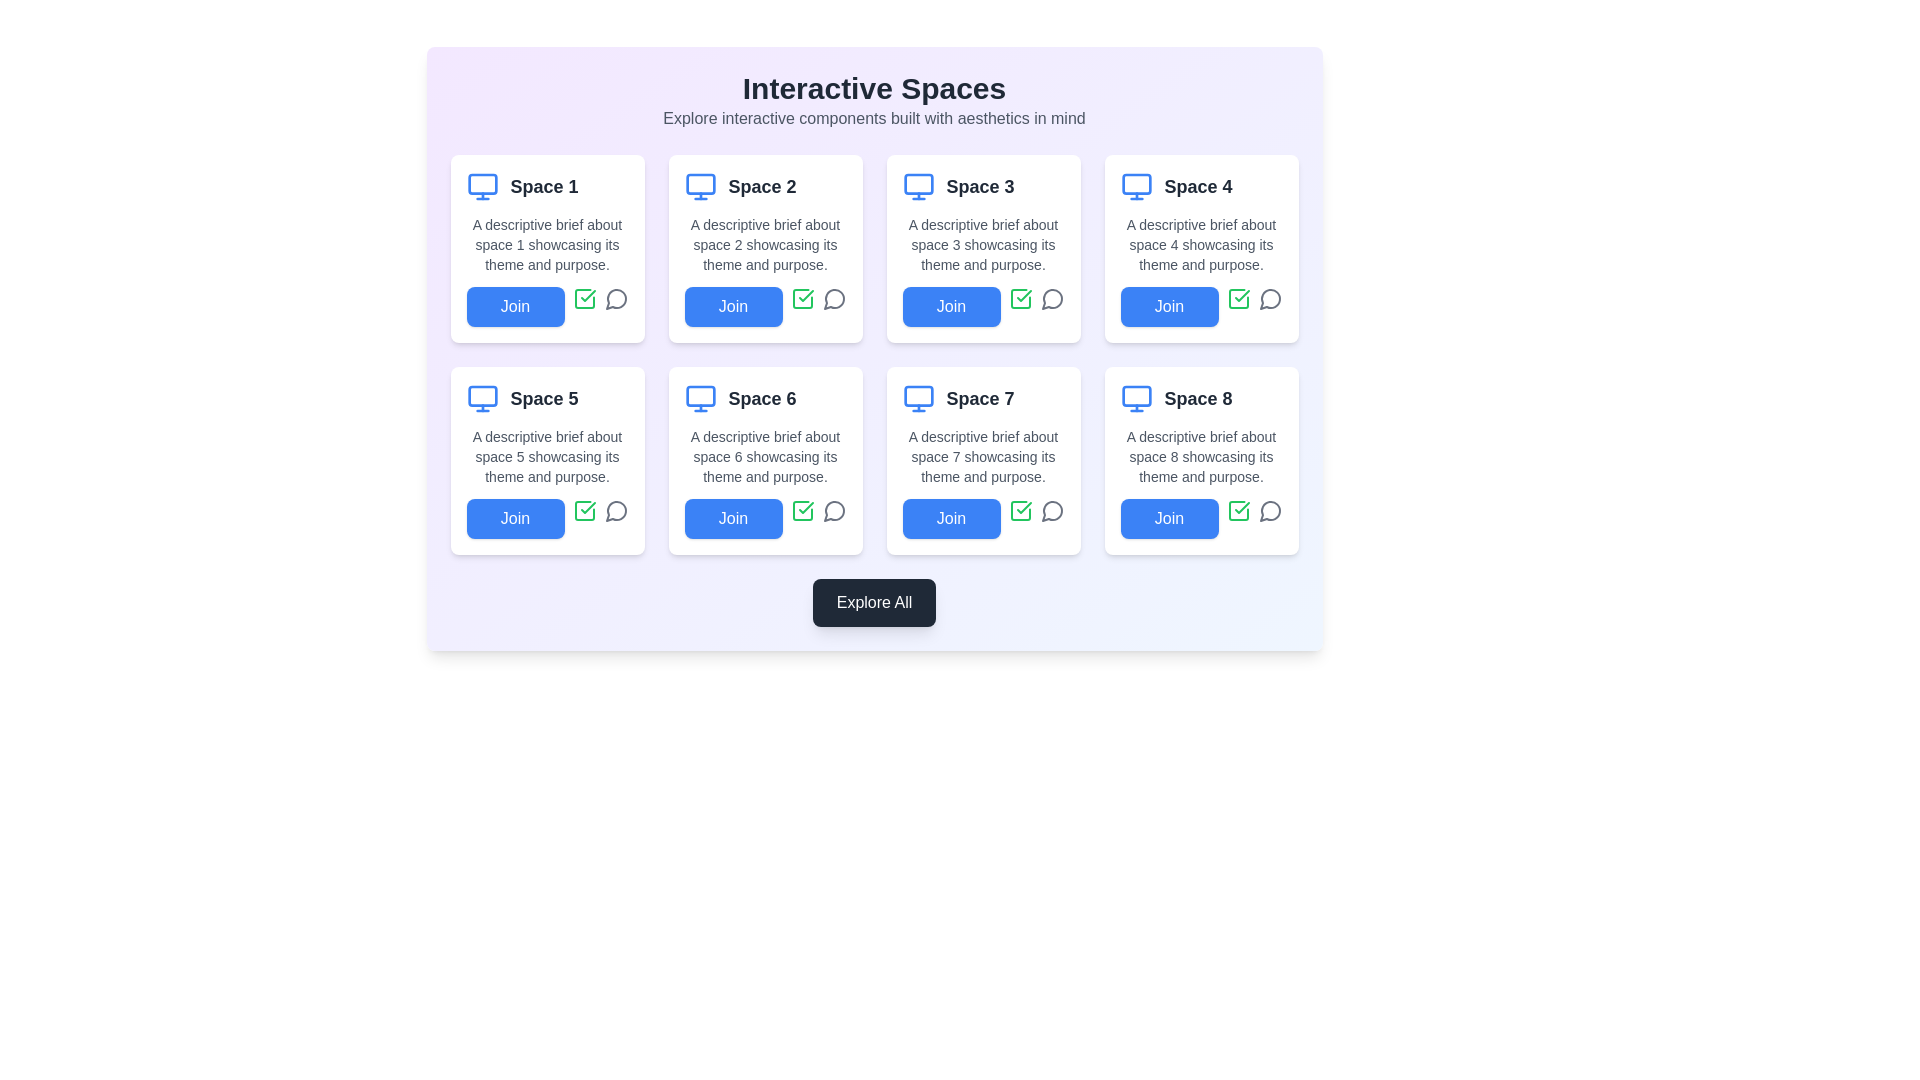 The height and width of the screenshot is (1080, 1920). Describe the element at coordinates (1237, 299) in the screenshot. I see `the outlined rounded square icon representing a checkmark located in the bottom-right area of the 'Space 4' card` at that location.